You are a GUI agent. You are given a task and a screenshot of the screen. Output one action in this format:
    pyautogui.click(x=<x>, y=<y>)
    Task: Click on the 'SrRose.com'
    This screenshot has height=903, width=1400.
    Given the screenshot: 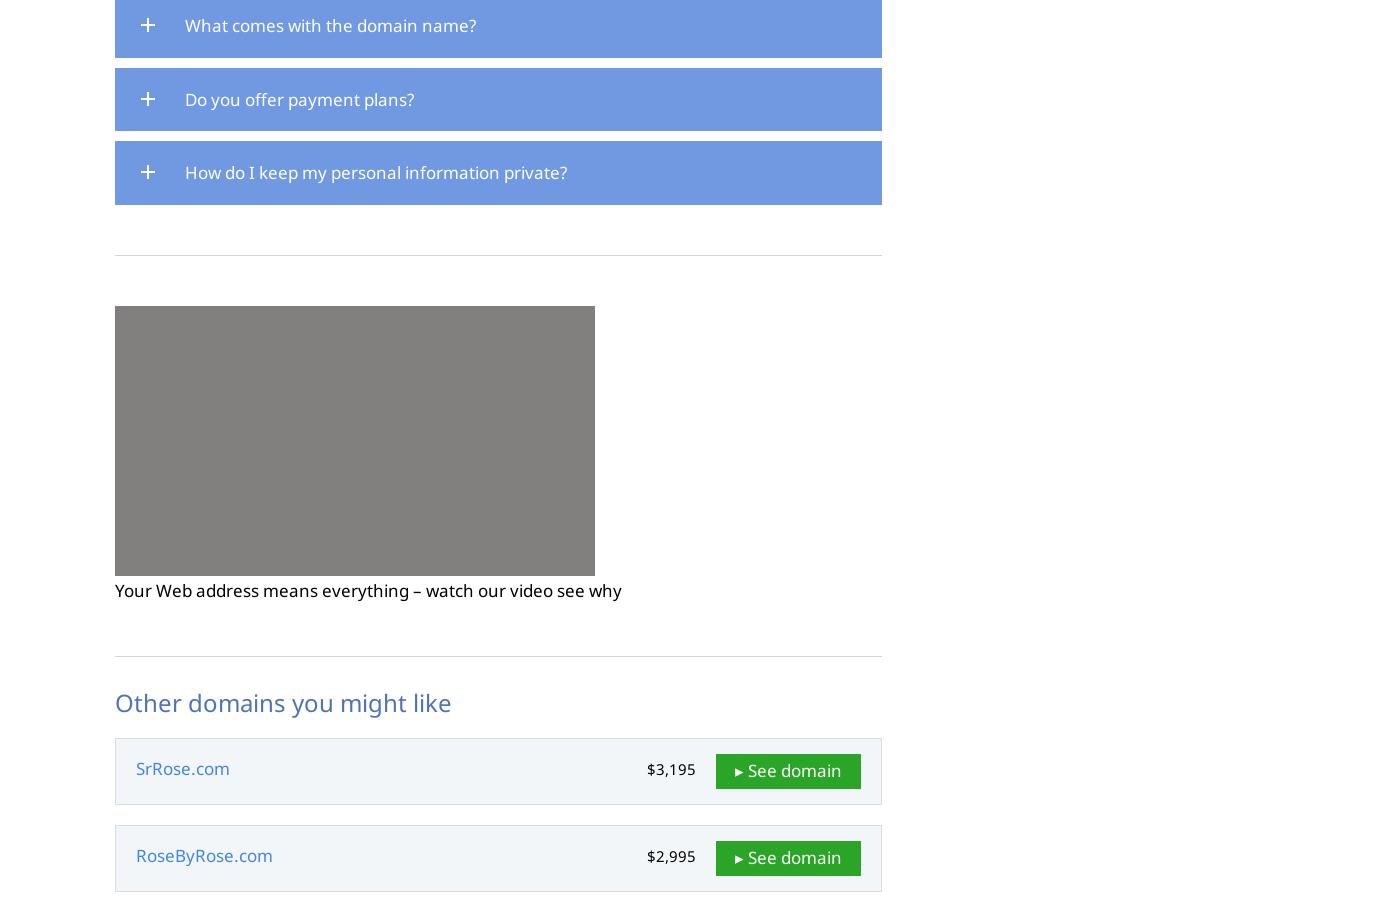 What is the action you would take?
    pyautogui.click(x=182, y=768)
    